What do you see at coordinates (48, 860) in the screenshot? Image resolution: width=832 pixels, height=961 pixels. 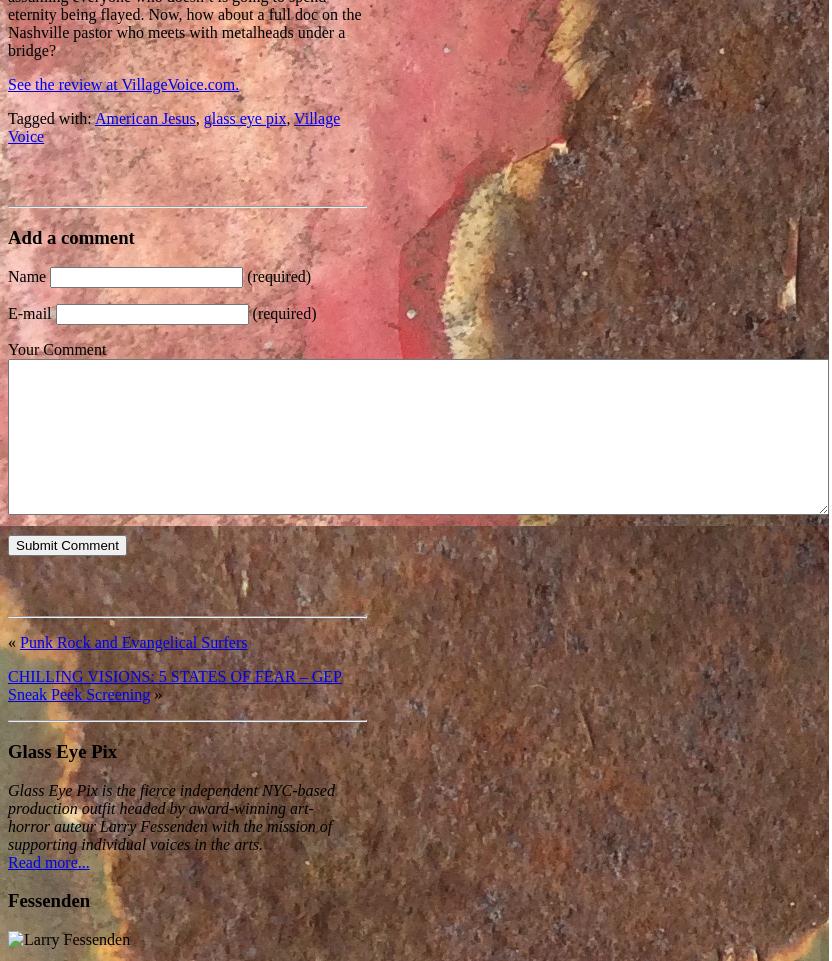 I see `'Read more...'` at bounding box center [48, 860].